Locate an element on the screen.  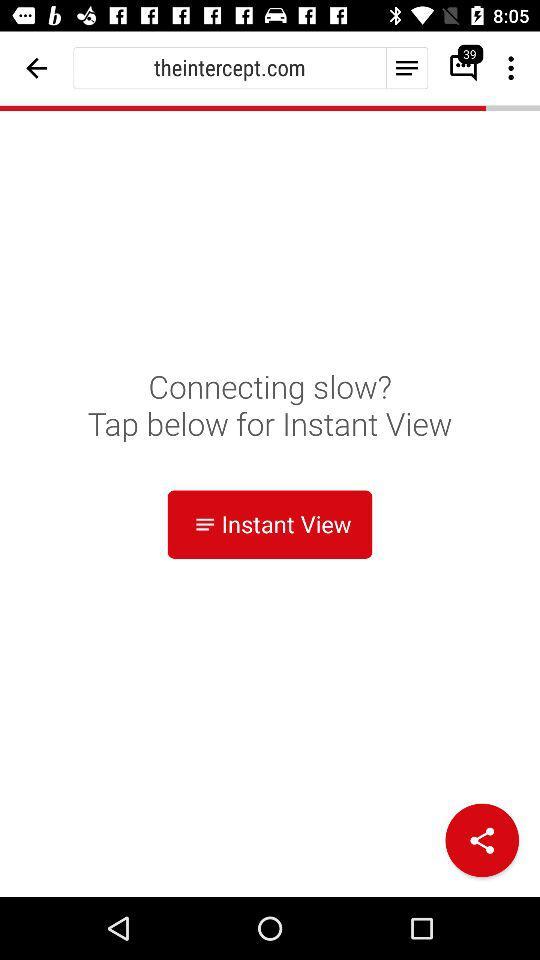
the message icon which is just to the left of option icon is located at coordinates (457, 68).